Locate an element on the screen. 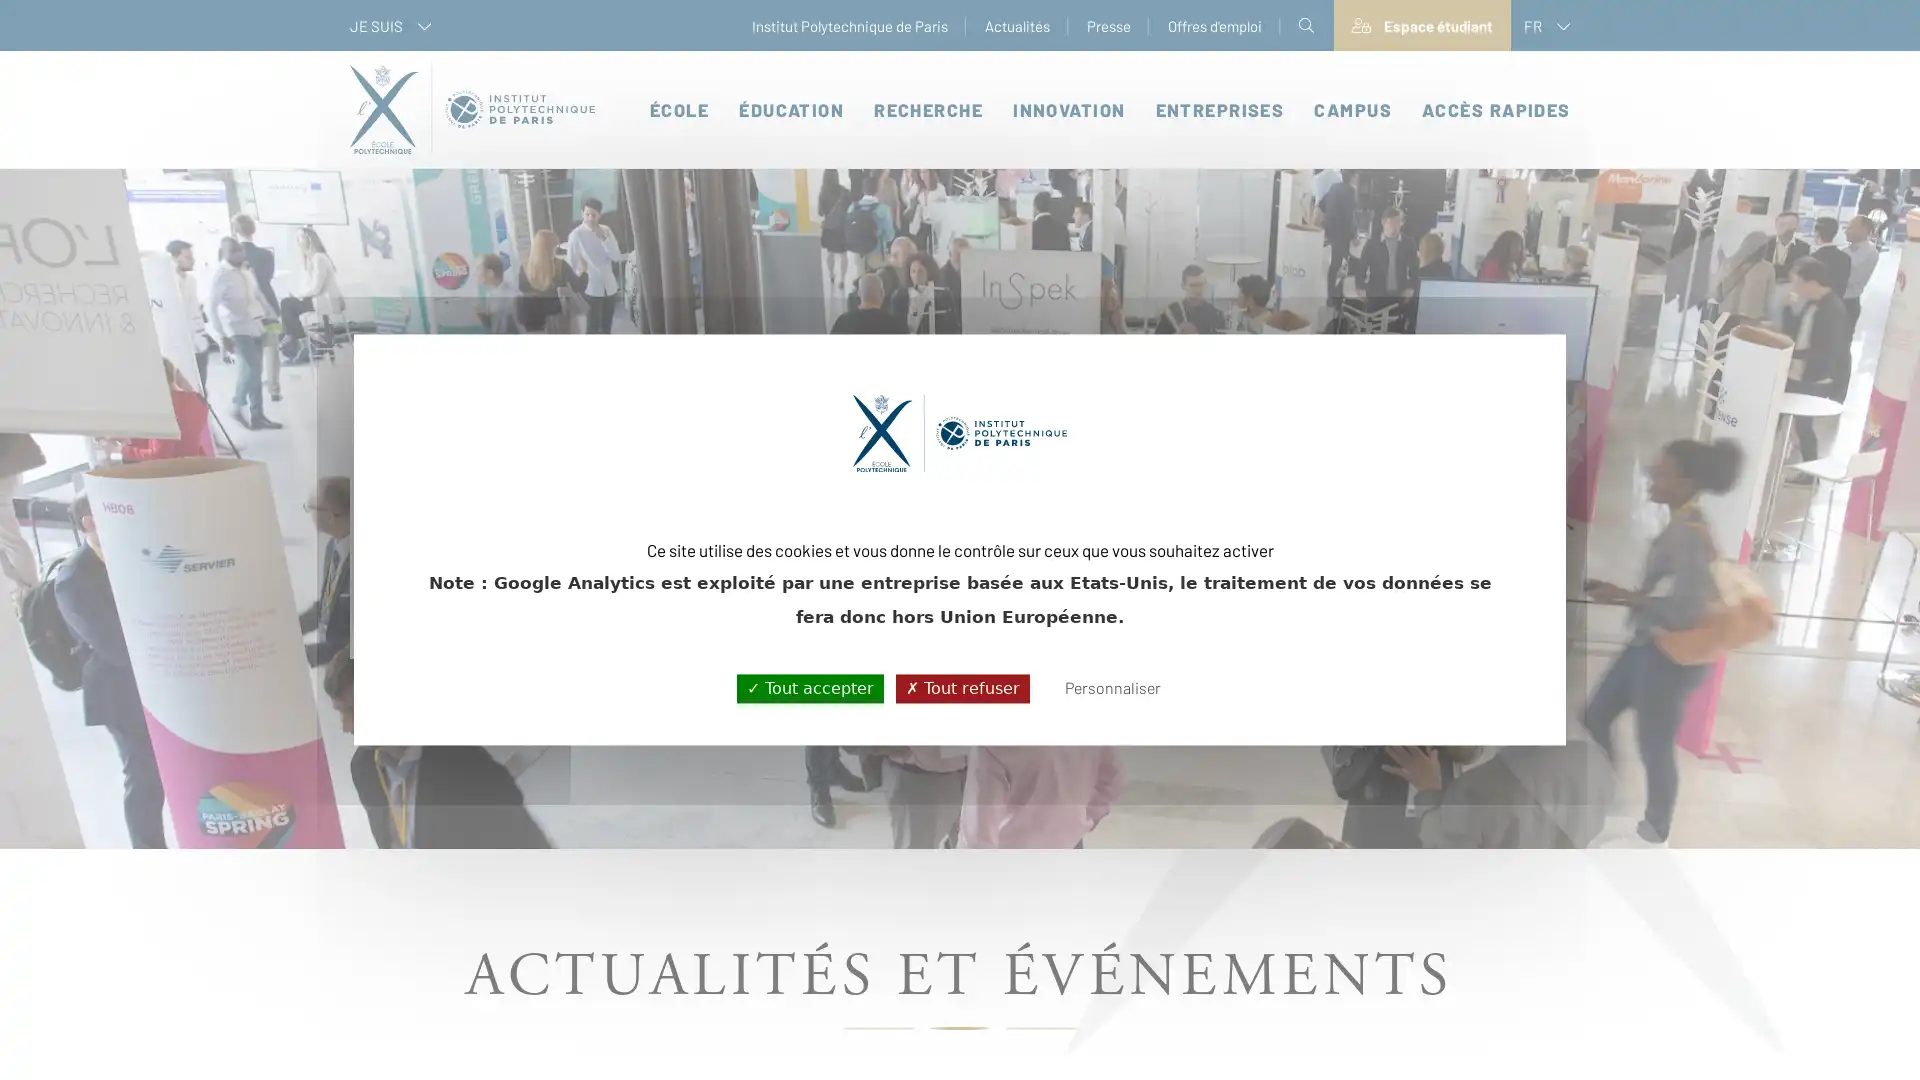 The height and width of the screenshot is (1080, 1920). Personnaliser (fenetre modale) is located at coordinates (1111, 688).